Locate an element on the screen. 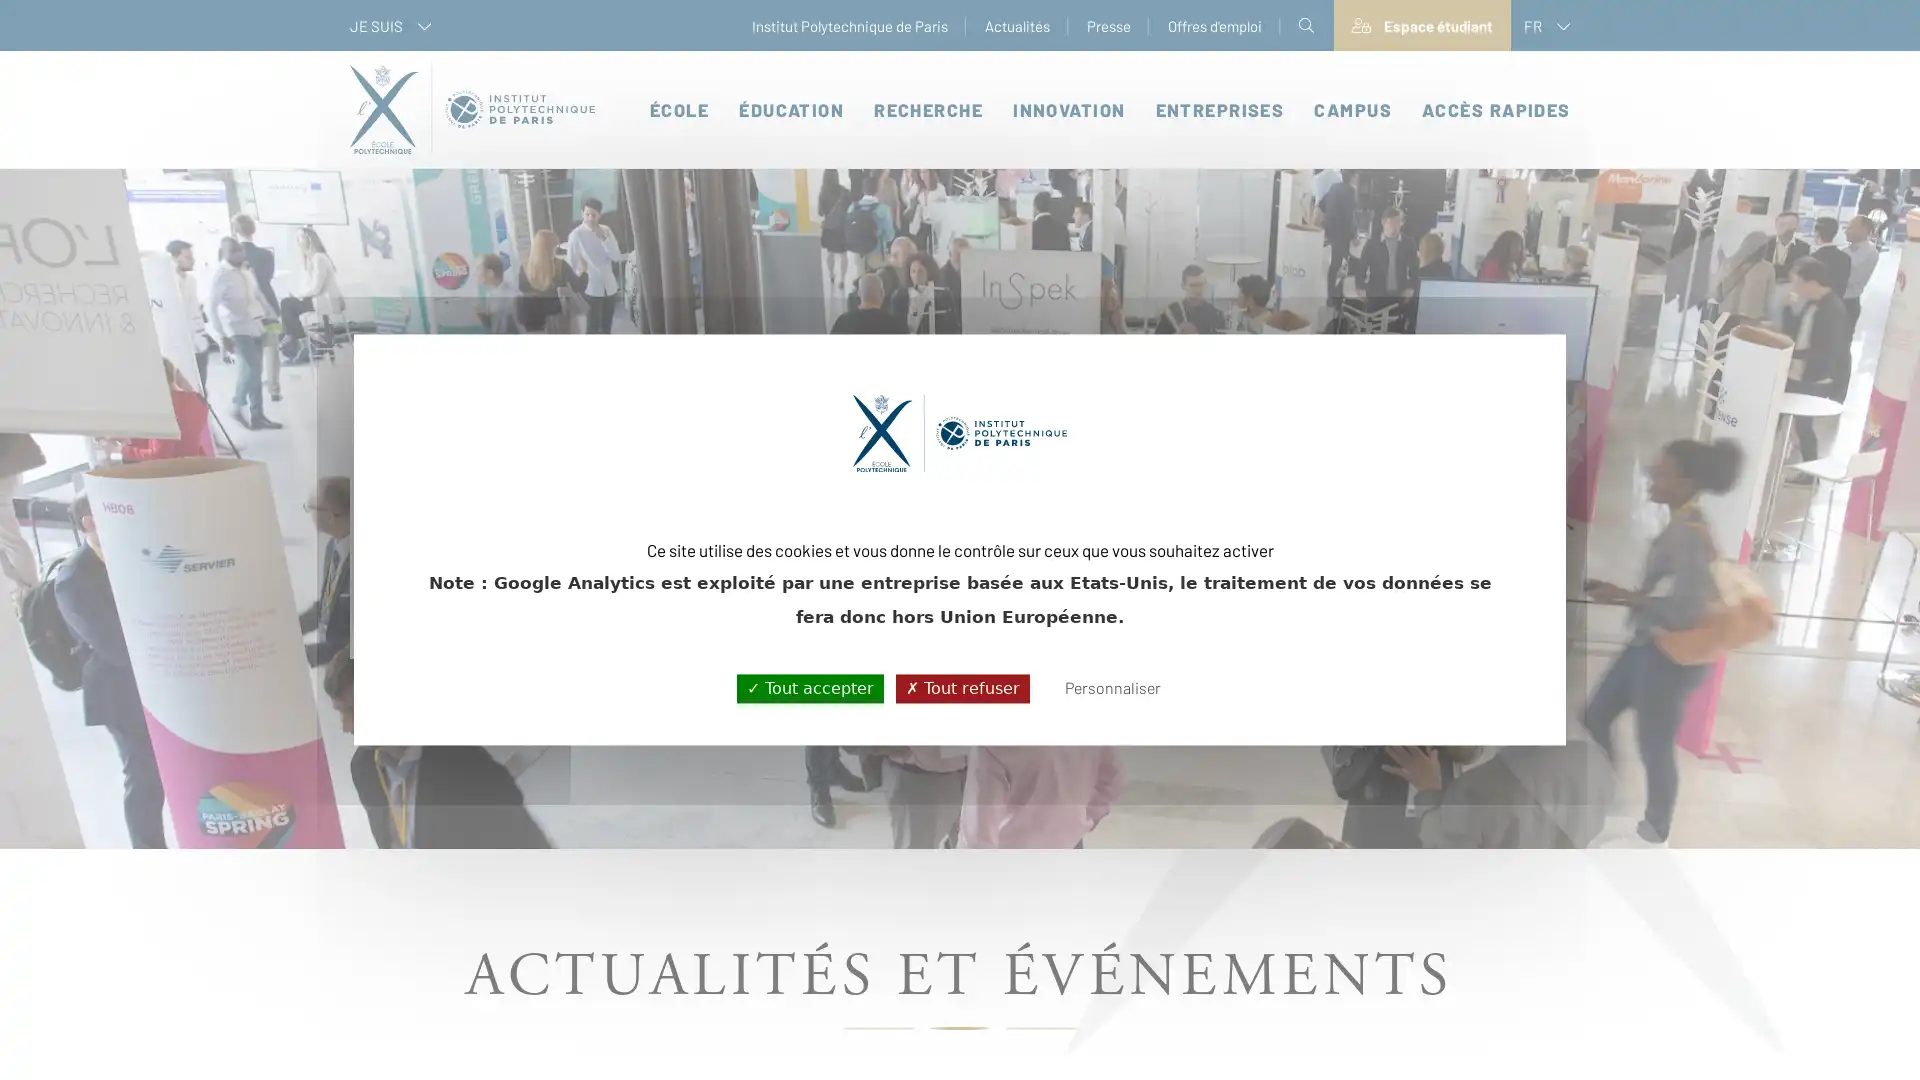 The height and width of the screenshot is (1080, 1920). Personnaliser (fenetre modale) is located at coordinates (1111, 688).